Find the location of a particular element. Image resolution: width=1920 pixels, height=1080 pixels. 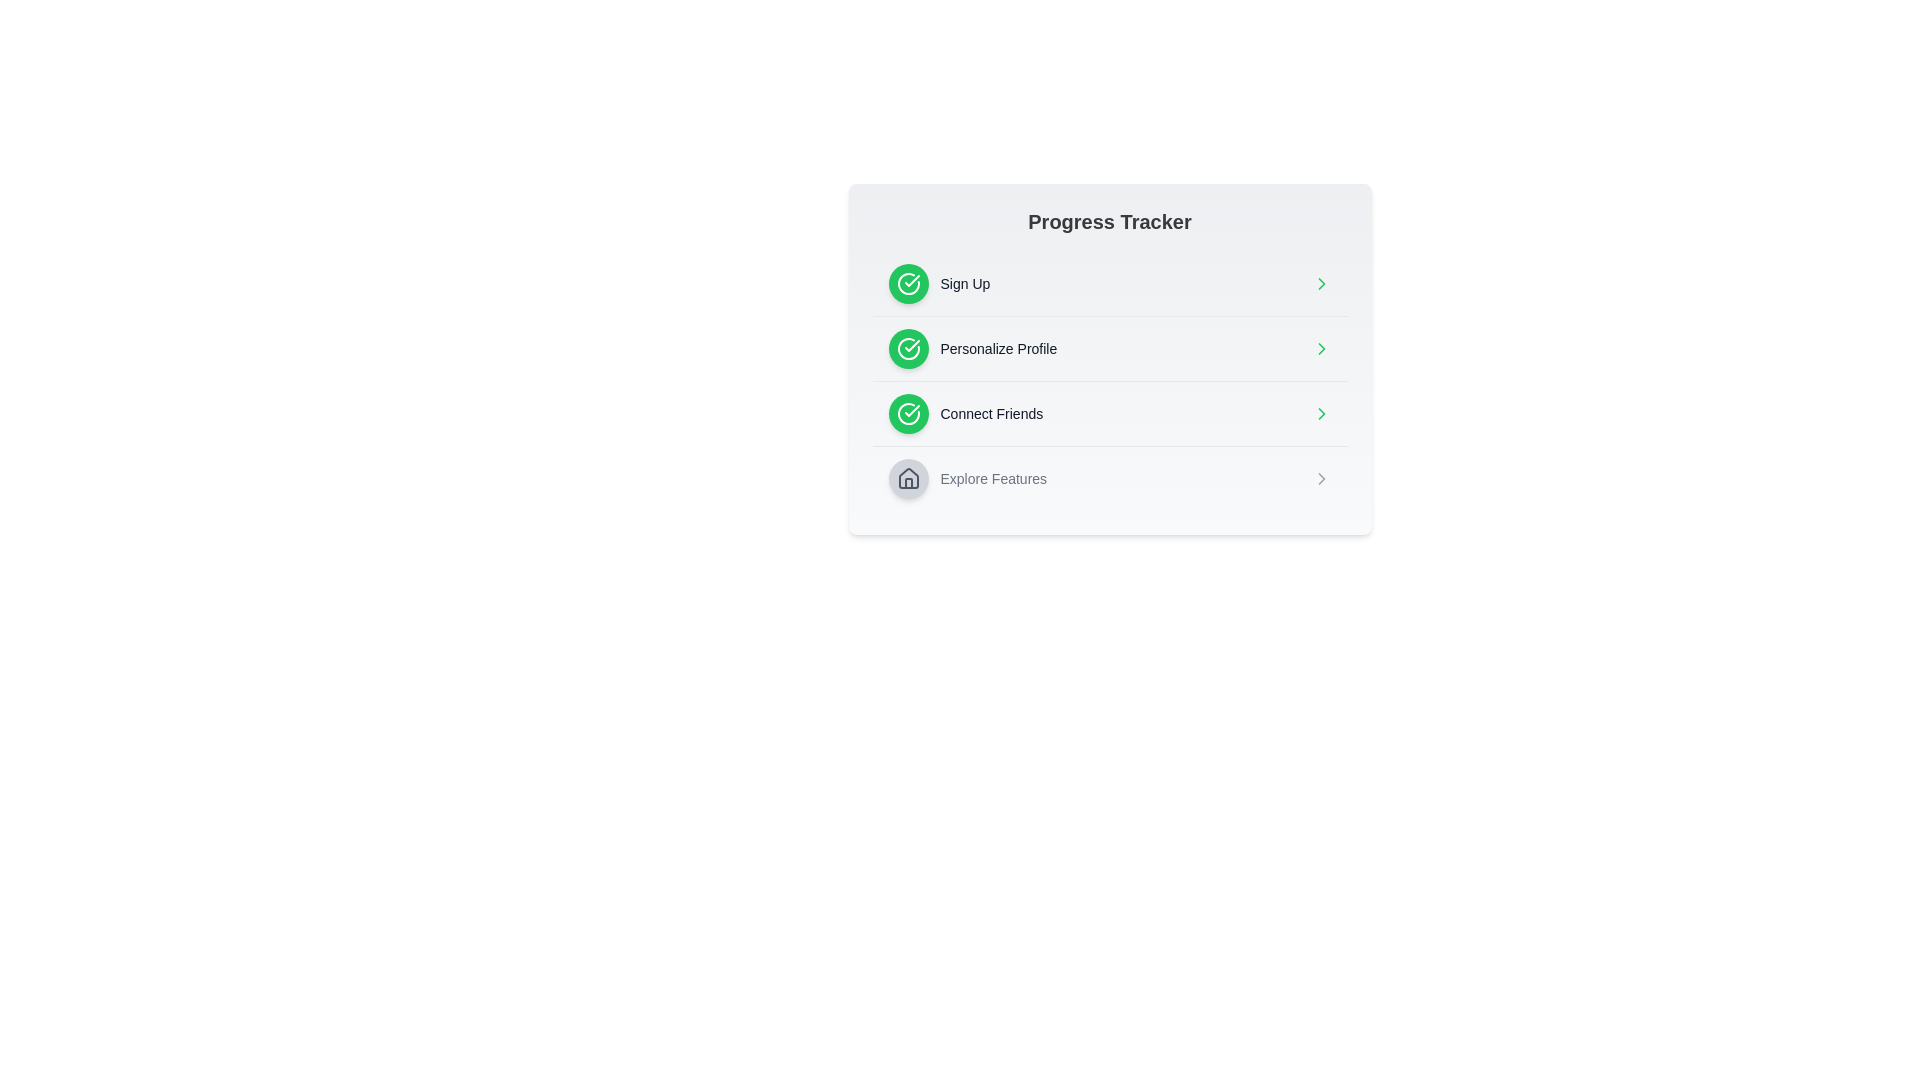

the green checkmark icon of the 'Sign Up' step tracker to confirm task completion is located at coordinates (938, 284).